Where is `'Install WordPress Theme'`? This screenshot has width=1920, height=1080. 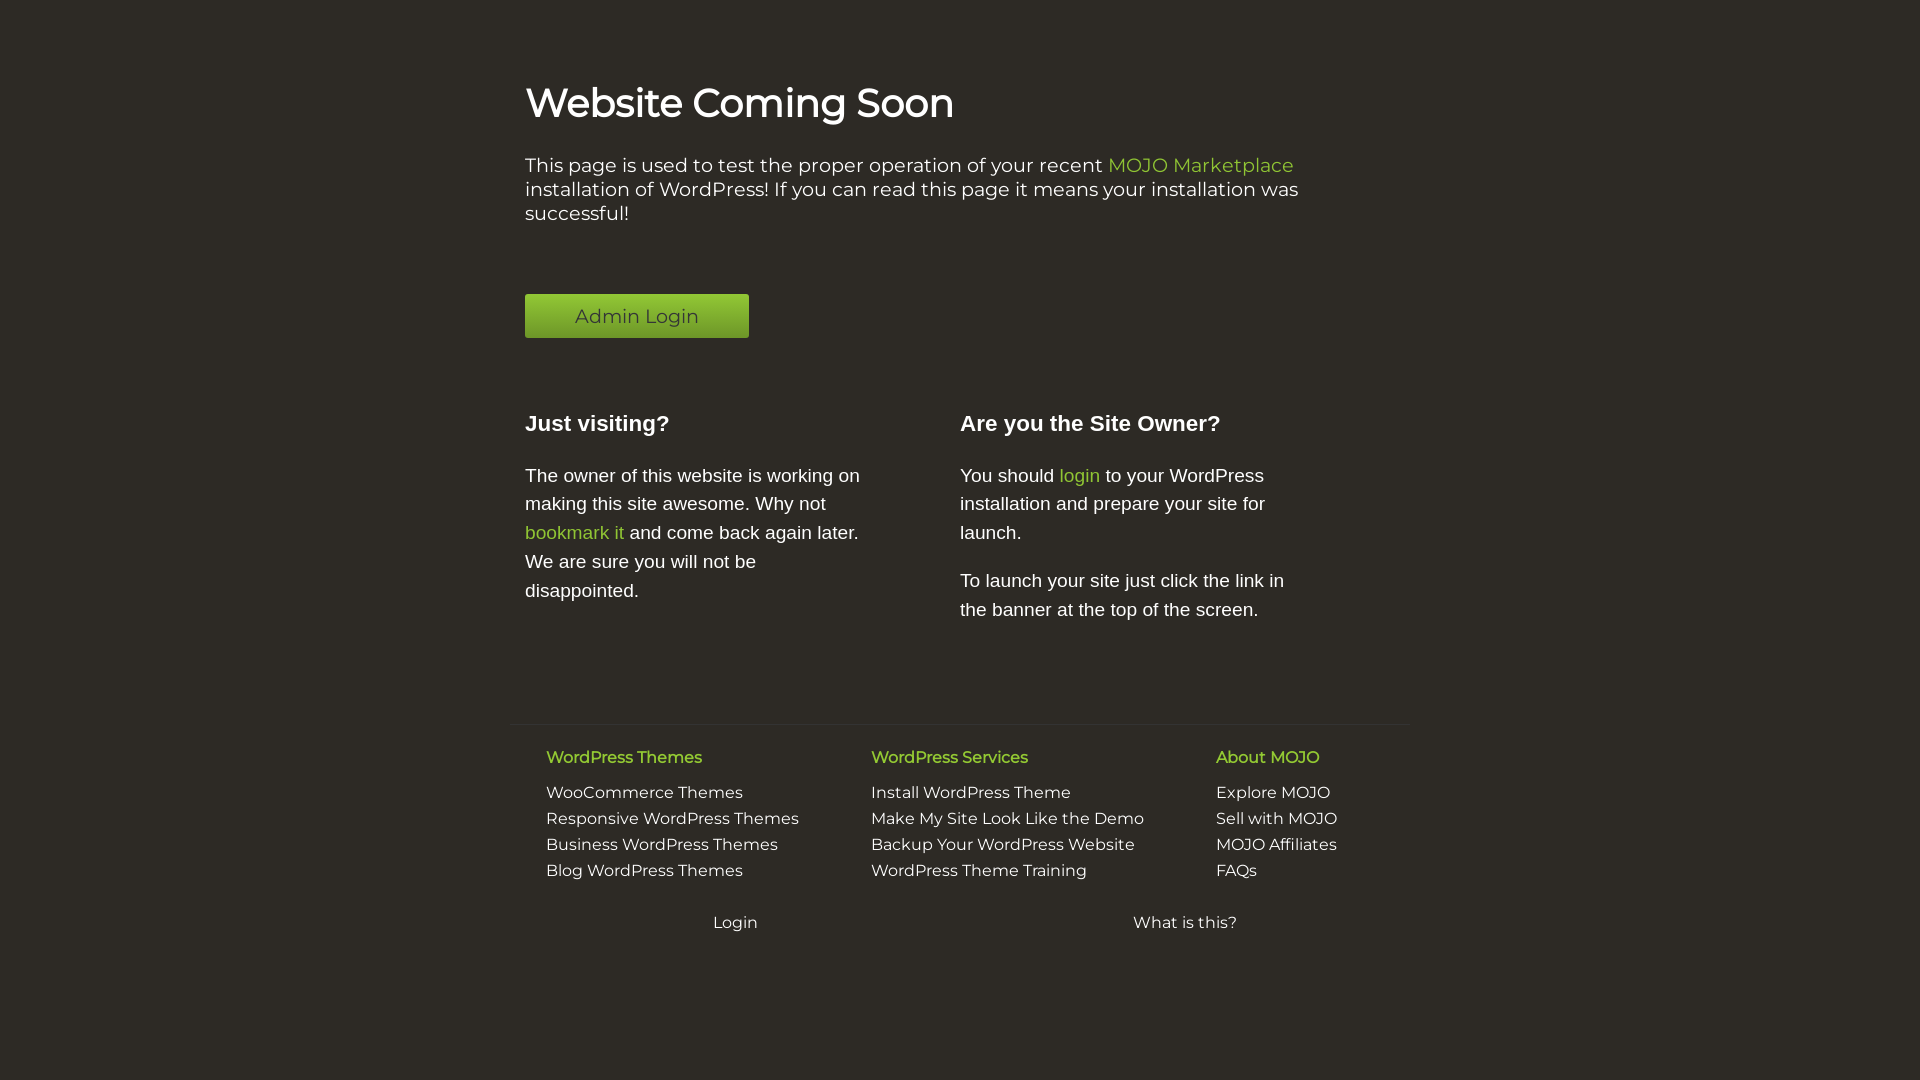 'Install WordPress Theme' is located at coordinates (970, 791).